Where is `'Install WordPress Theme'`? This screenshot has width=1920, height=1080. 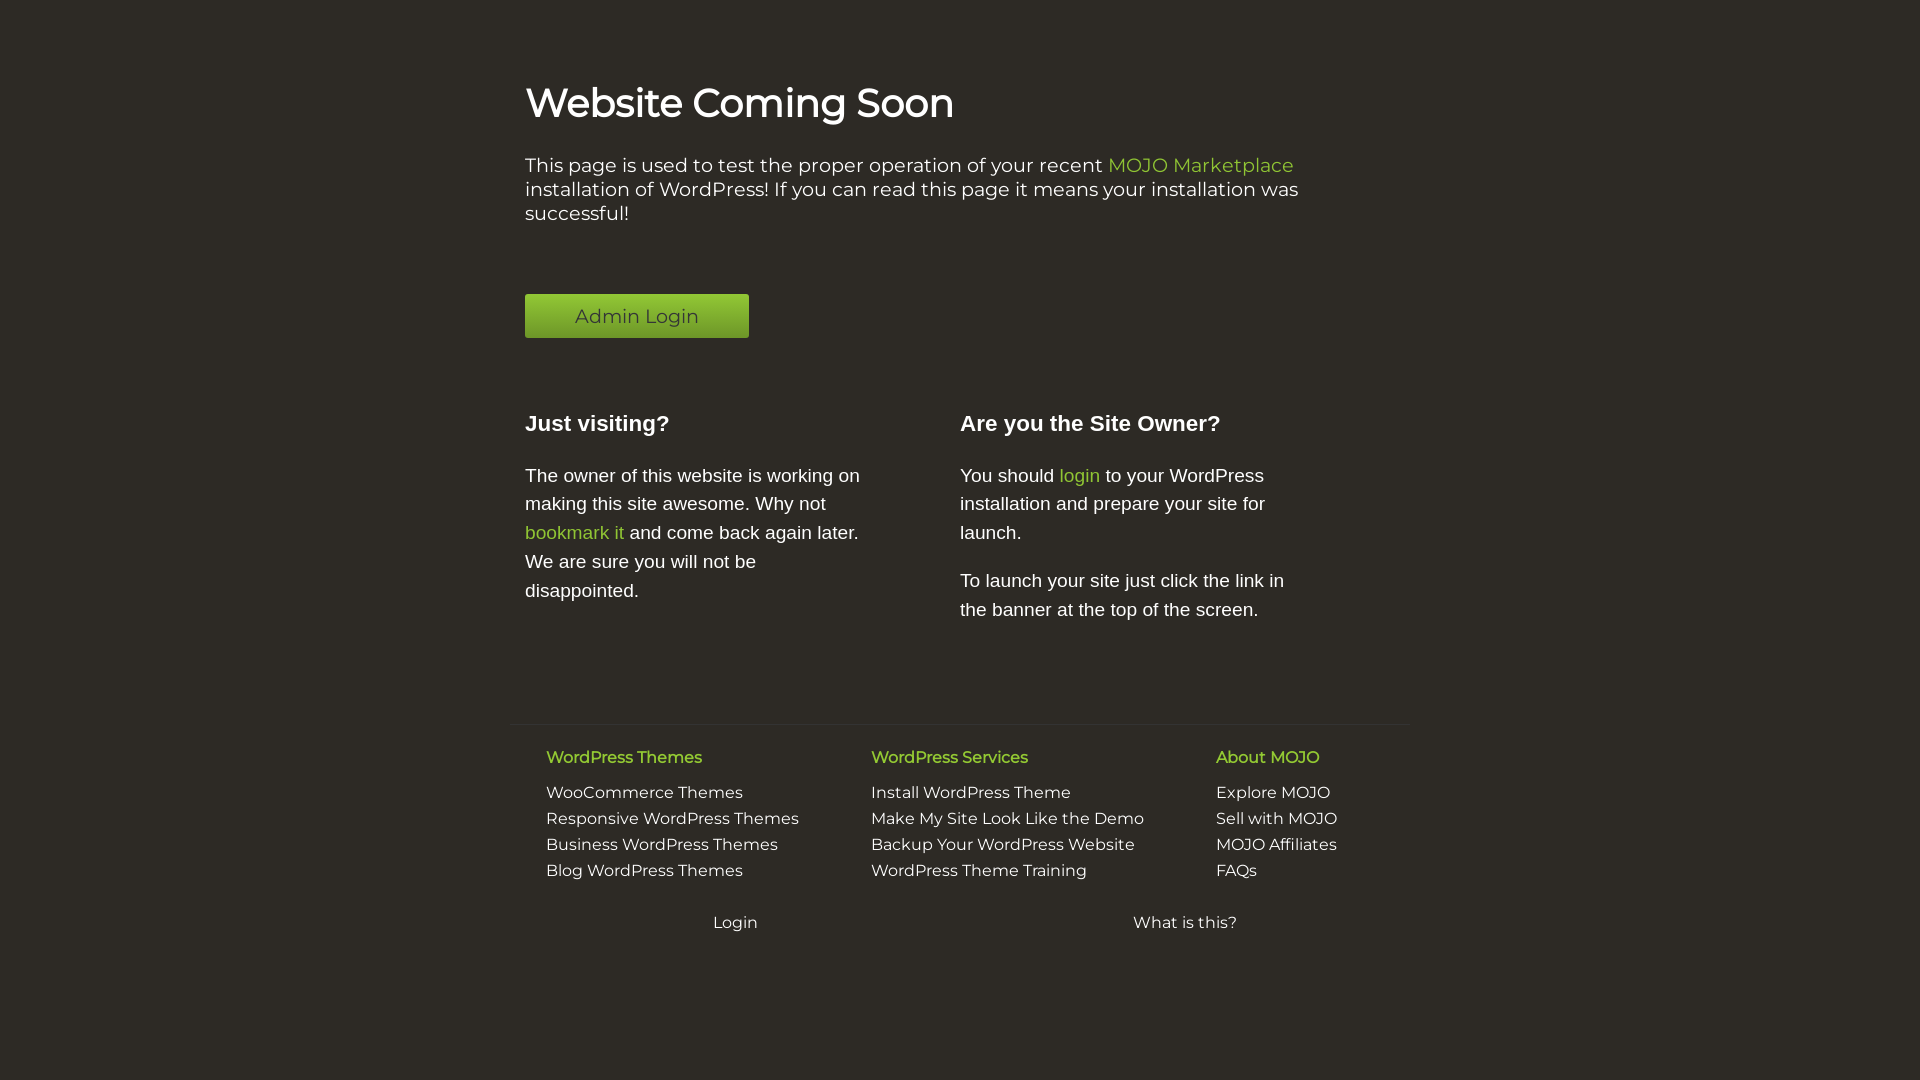 'Install WordPress Theme' is located at coordinates (970, 791).